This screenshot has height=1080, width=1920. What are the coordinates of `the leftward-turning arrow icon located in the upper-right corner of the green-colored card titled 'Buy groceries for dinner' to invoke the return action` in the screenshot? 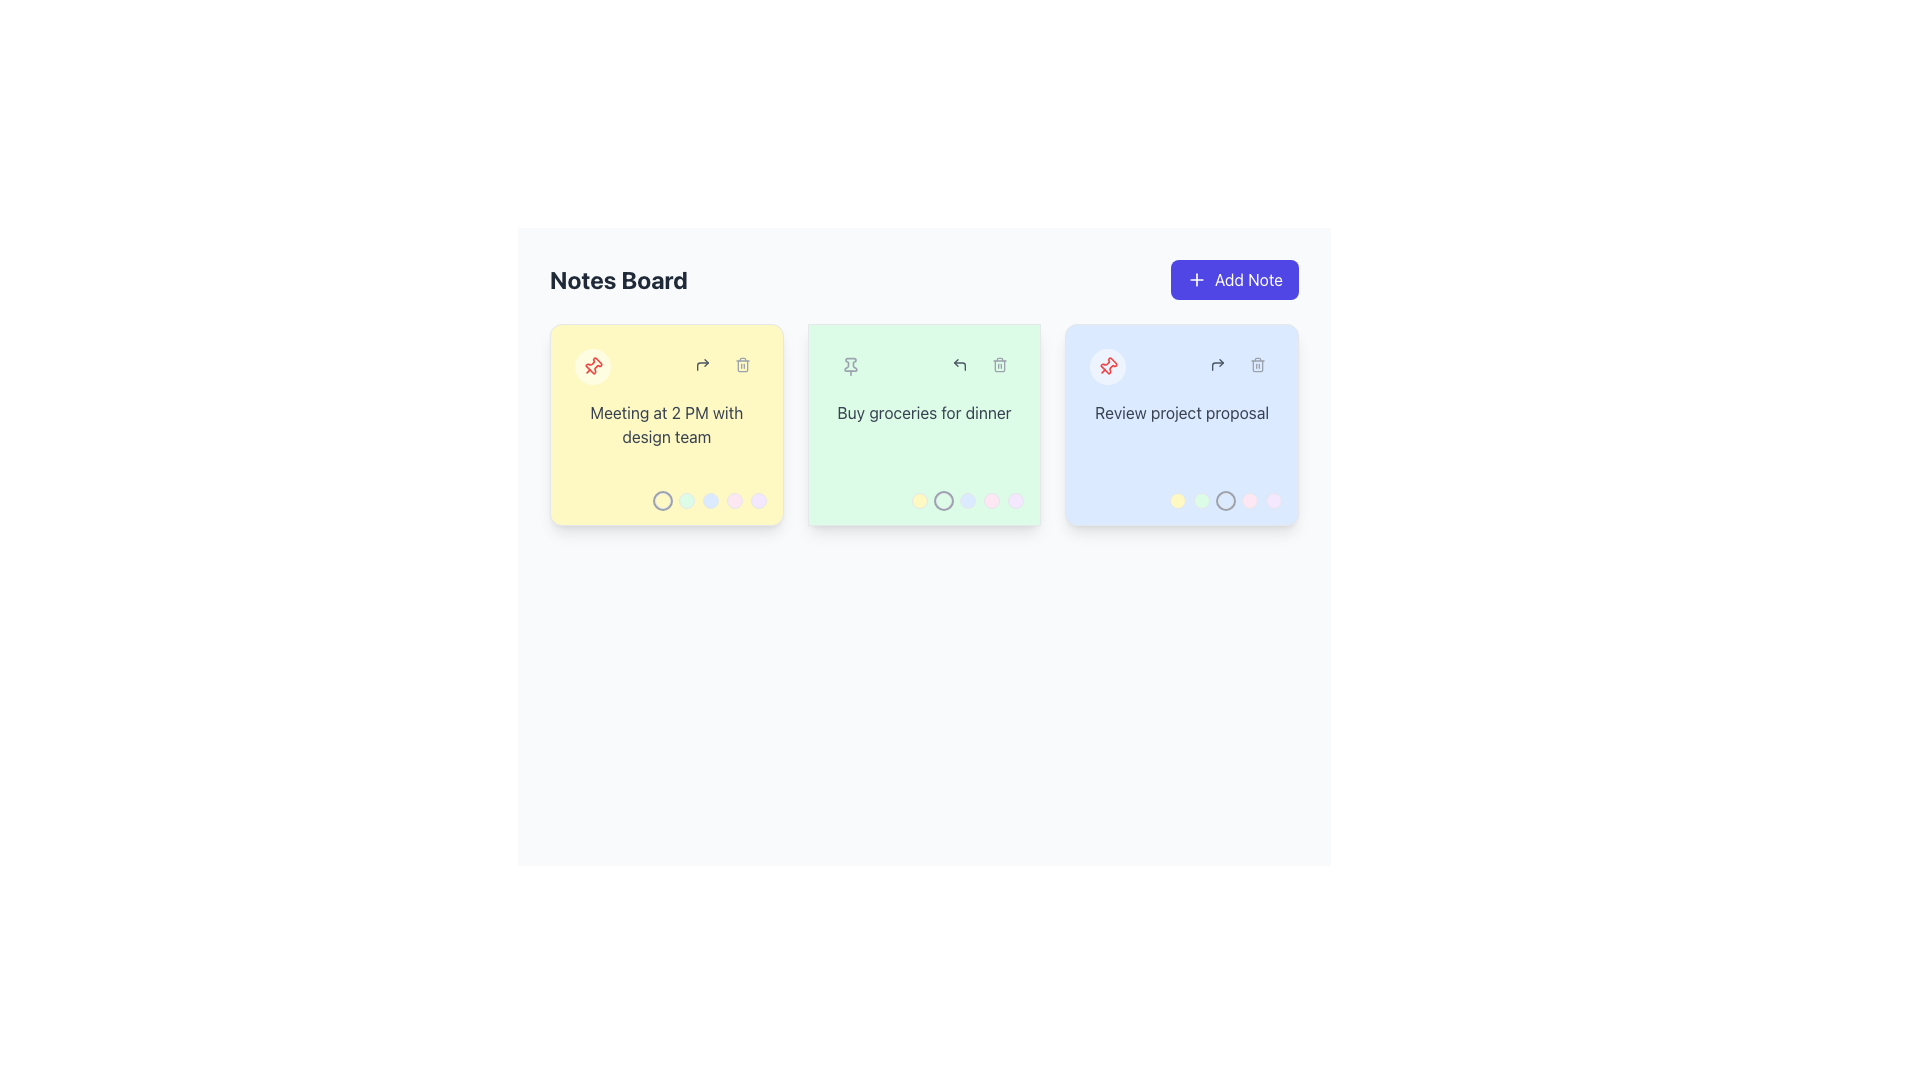 It's located at (960, 365).